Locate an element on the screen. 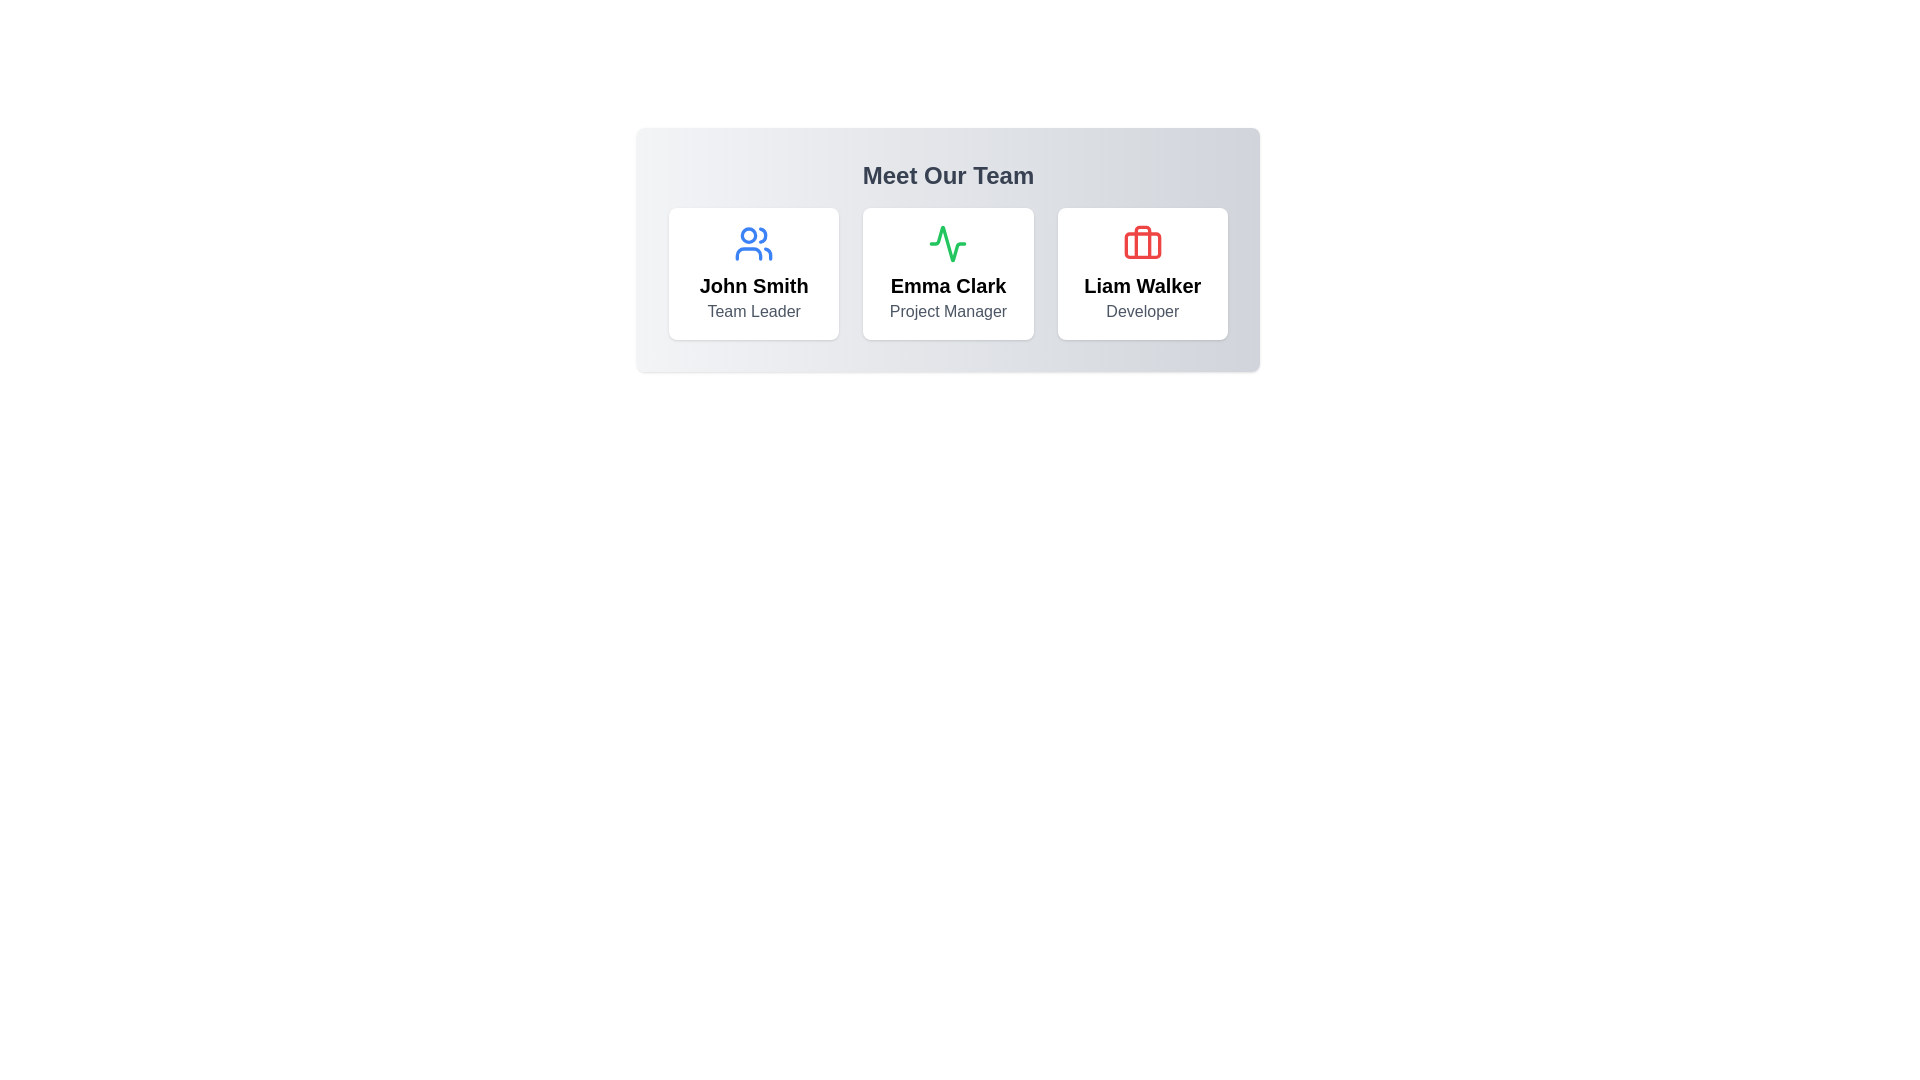  the second profile card for 'Emma Clark', which is located in the 'Meet Our Team' section is located at coordinates (947, 273).